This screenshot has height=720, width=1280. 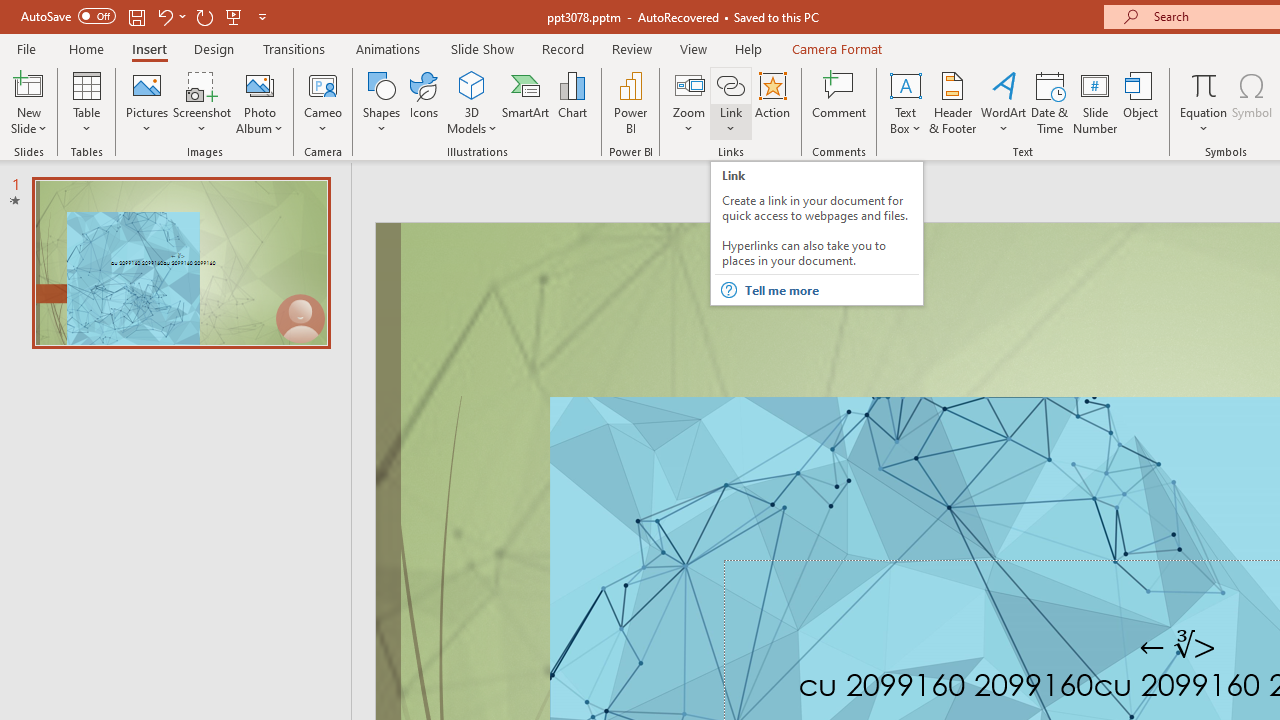 I want to click on 'Review', so click(x=630, y=48).